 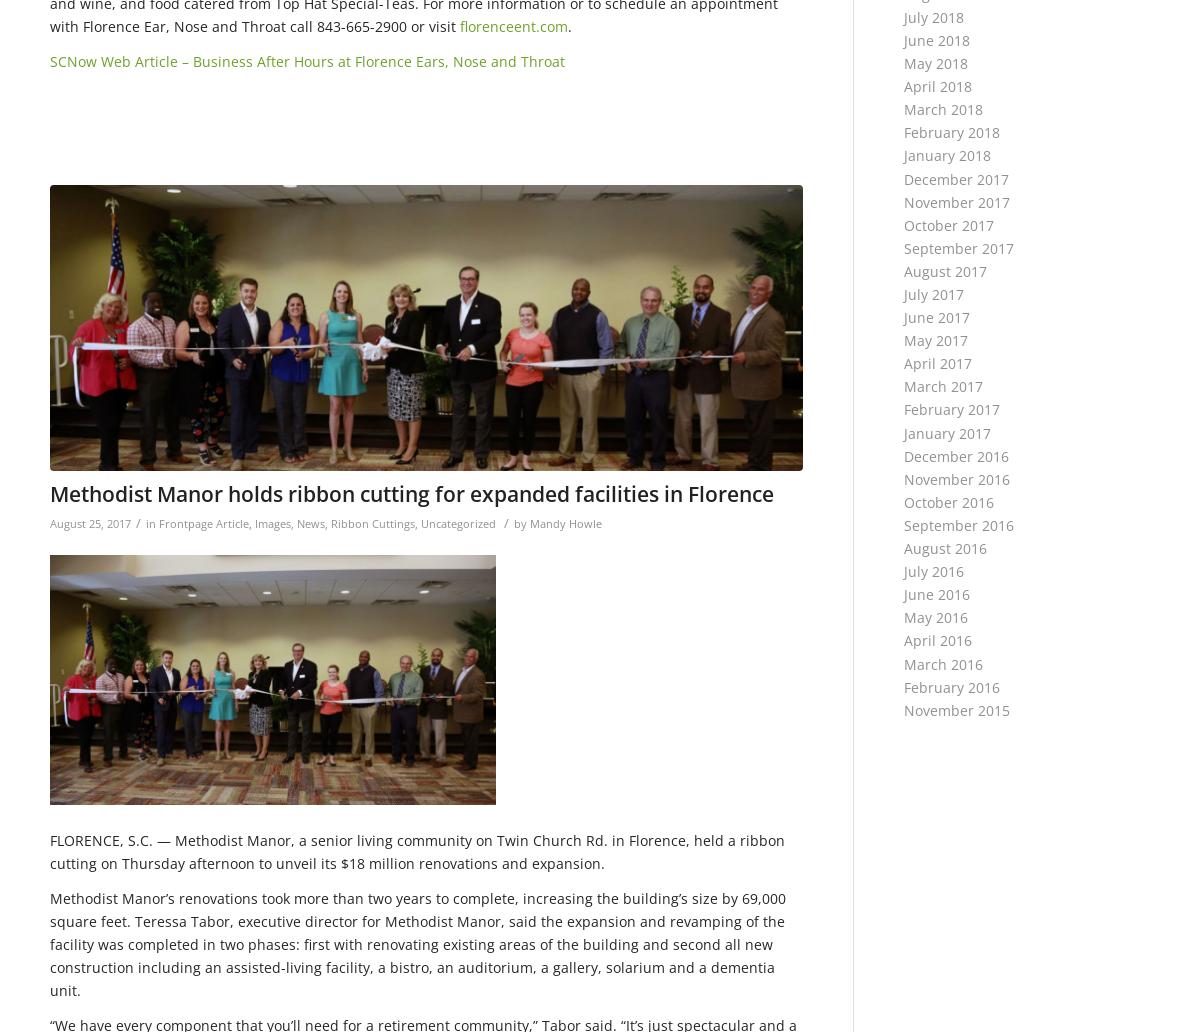 What do you see at coordinates (317, 195) in the screenshot?
I see `'https://www.flochamber.com/wp-content/uploads/2017/08/methodistmanor.jpg'` at bounding box center [317, 195].